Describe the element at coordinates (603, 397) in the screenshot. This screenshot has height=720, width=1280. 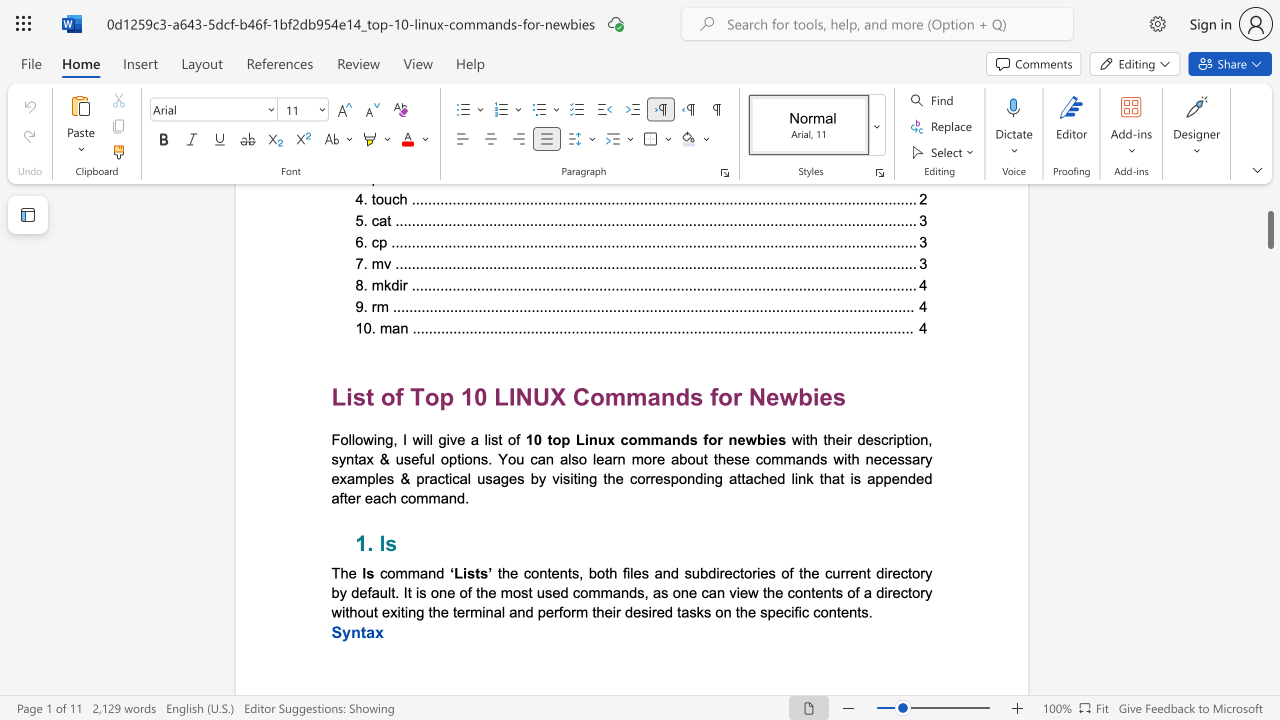
I see `the subset text "mman" within the text "List of Top 10 LINUX Commands for Newbies"` at that location.